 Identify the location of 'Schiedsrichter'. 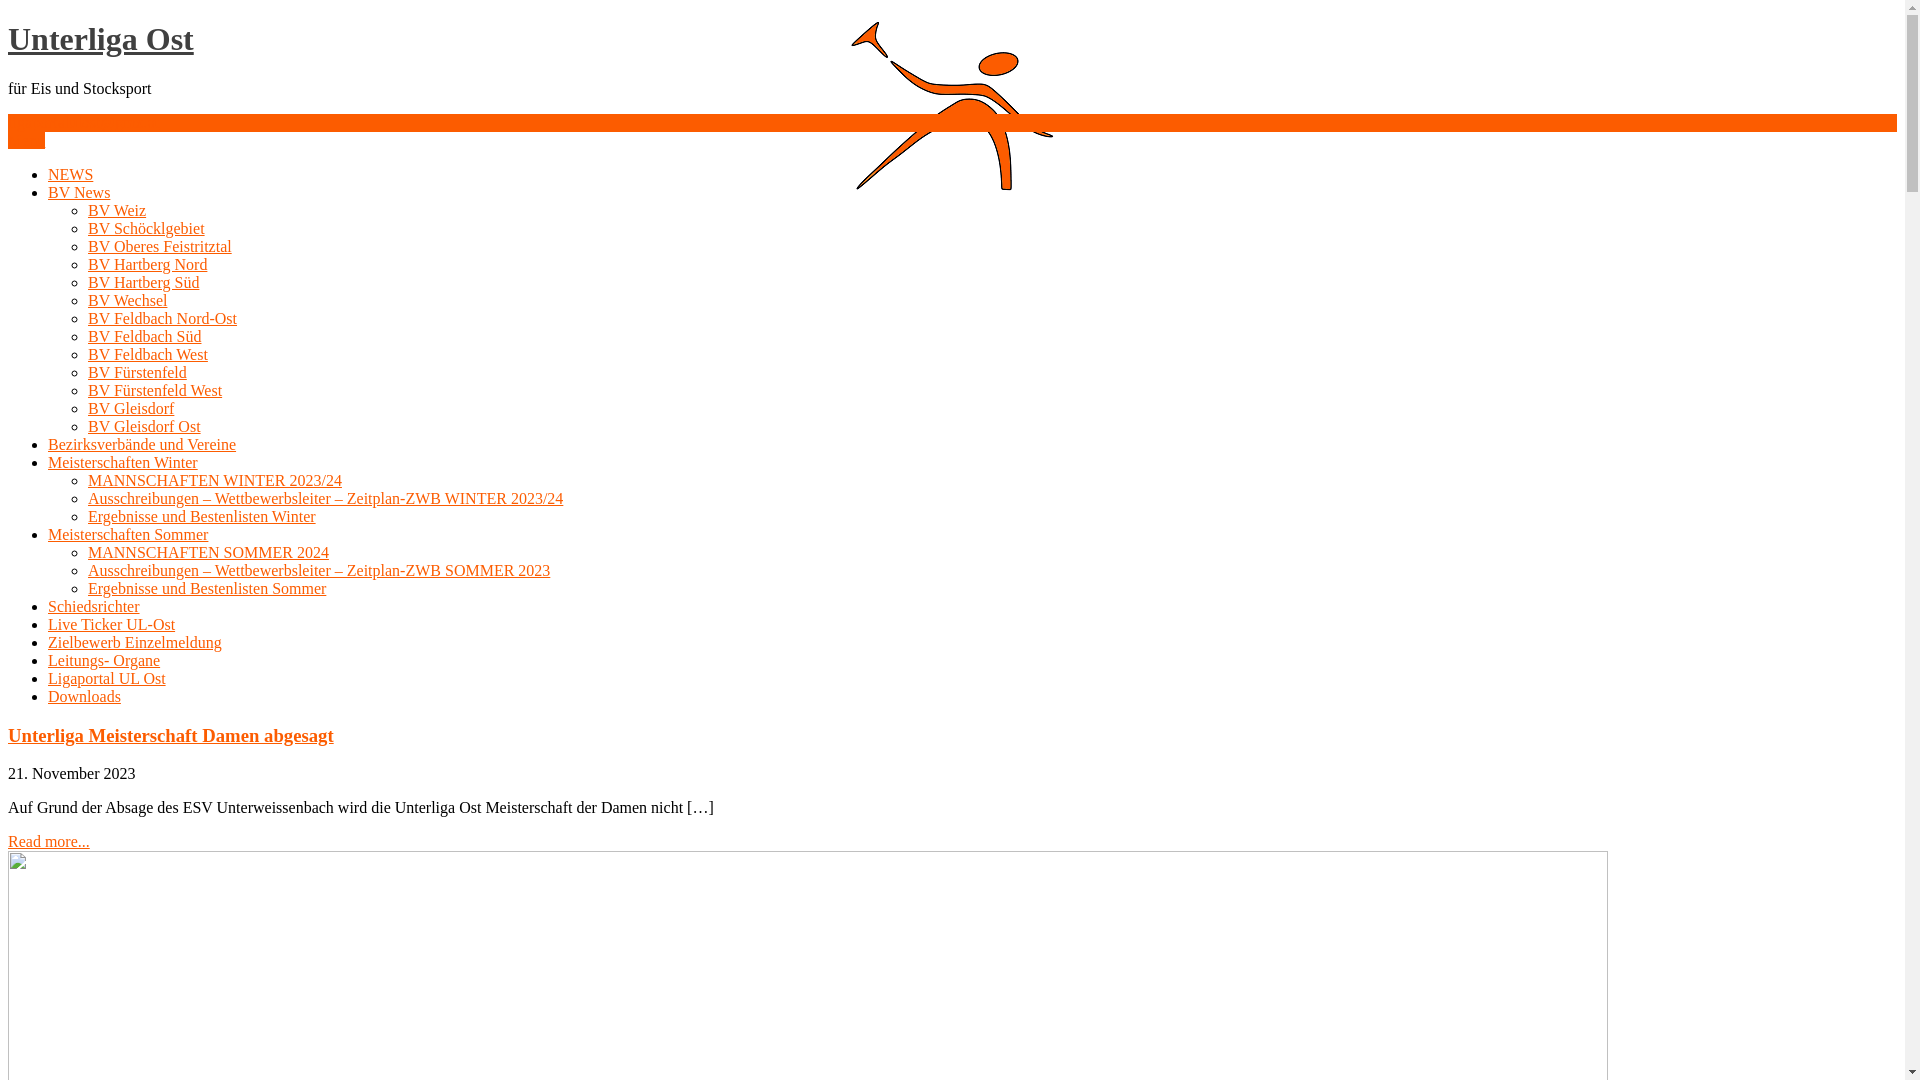
(93, 605).